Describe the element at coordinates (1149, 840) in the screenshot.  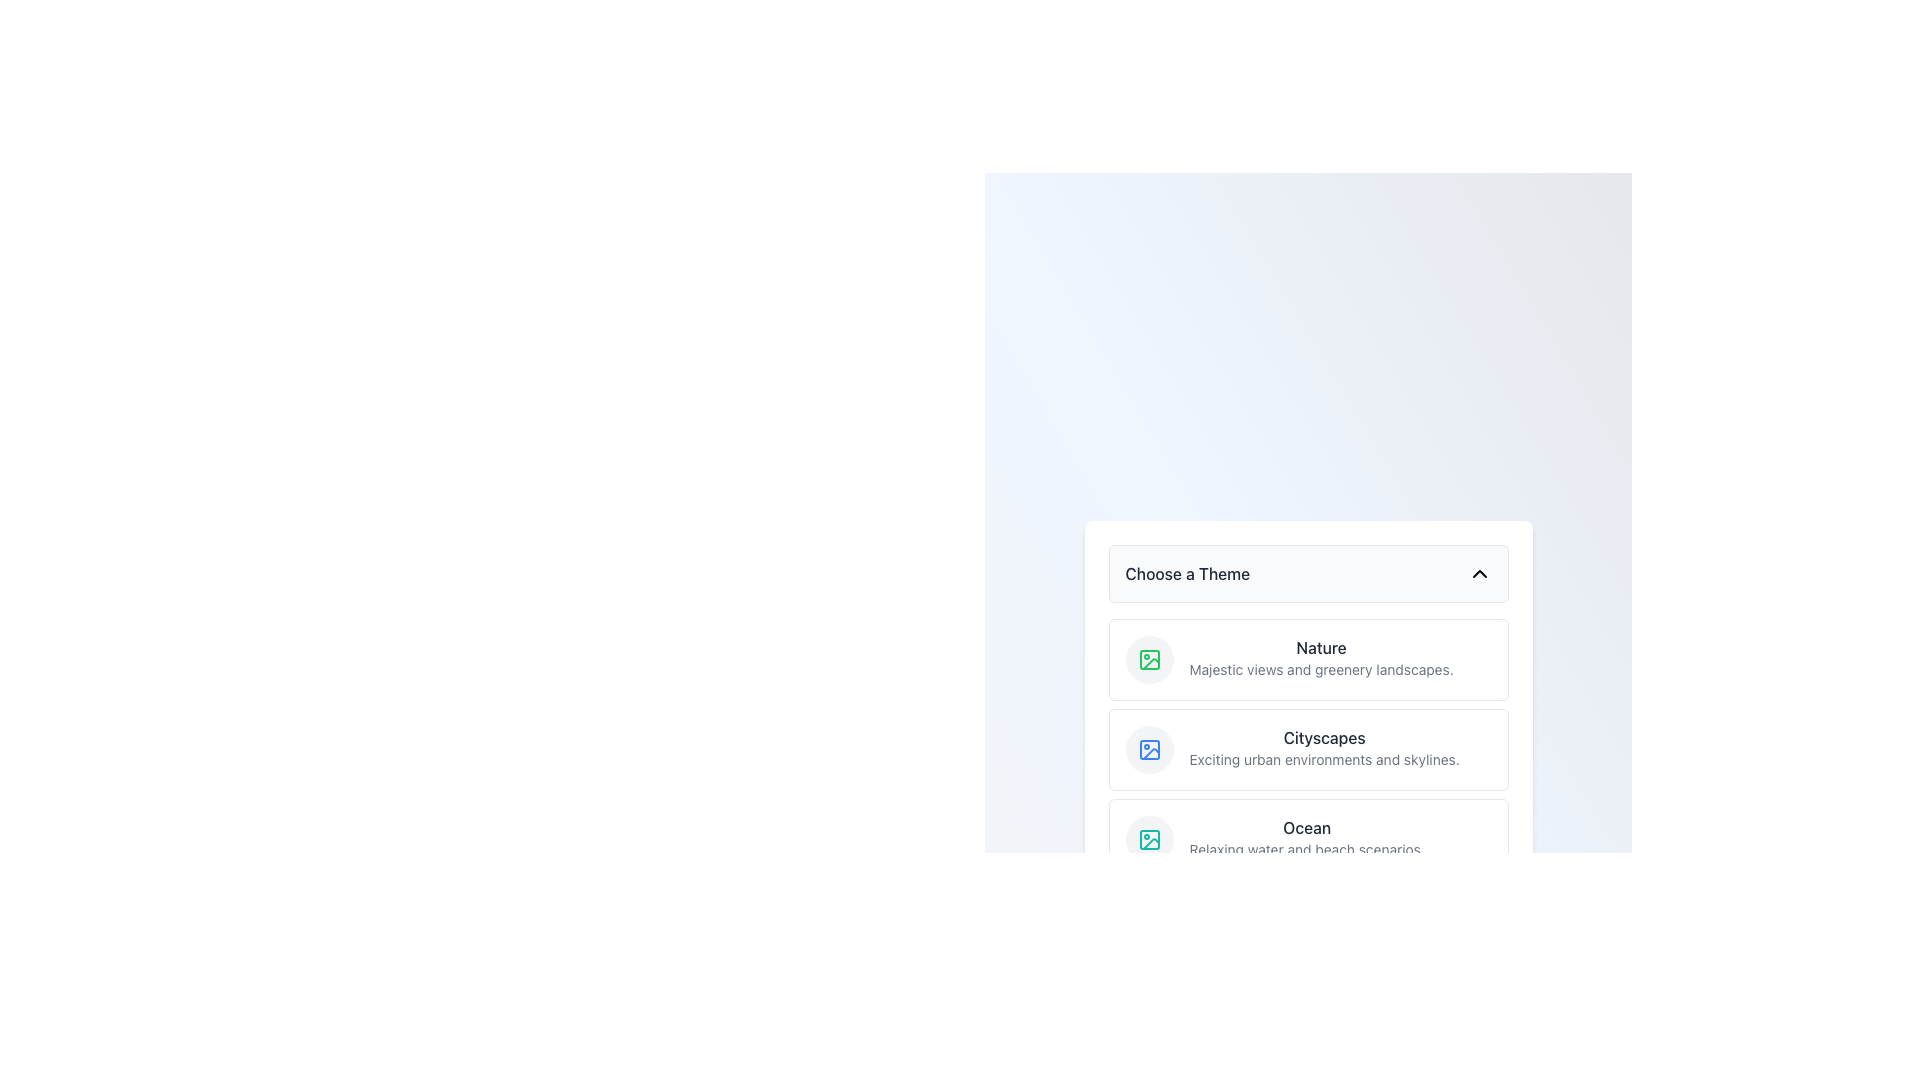
I see `the circular icon representing the 'Ocean' category, located at the leftmost edge of the row containing the 'Relaxing water and beach scenarios' text` at that location.